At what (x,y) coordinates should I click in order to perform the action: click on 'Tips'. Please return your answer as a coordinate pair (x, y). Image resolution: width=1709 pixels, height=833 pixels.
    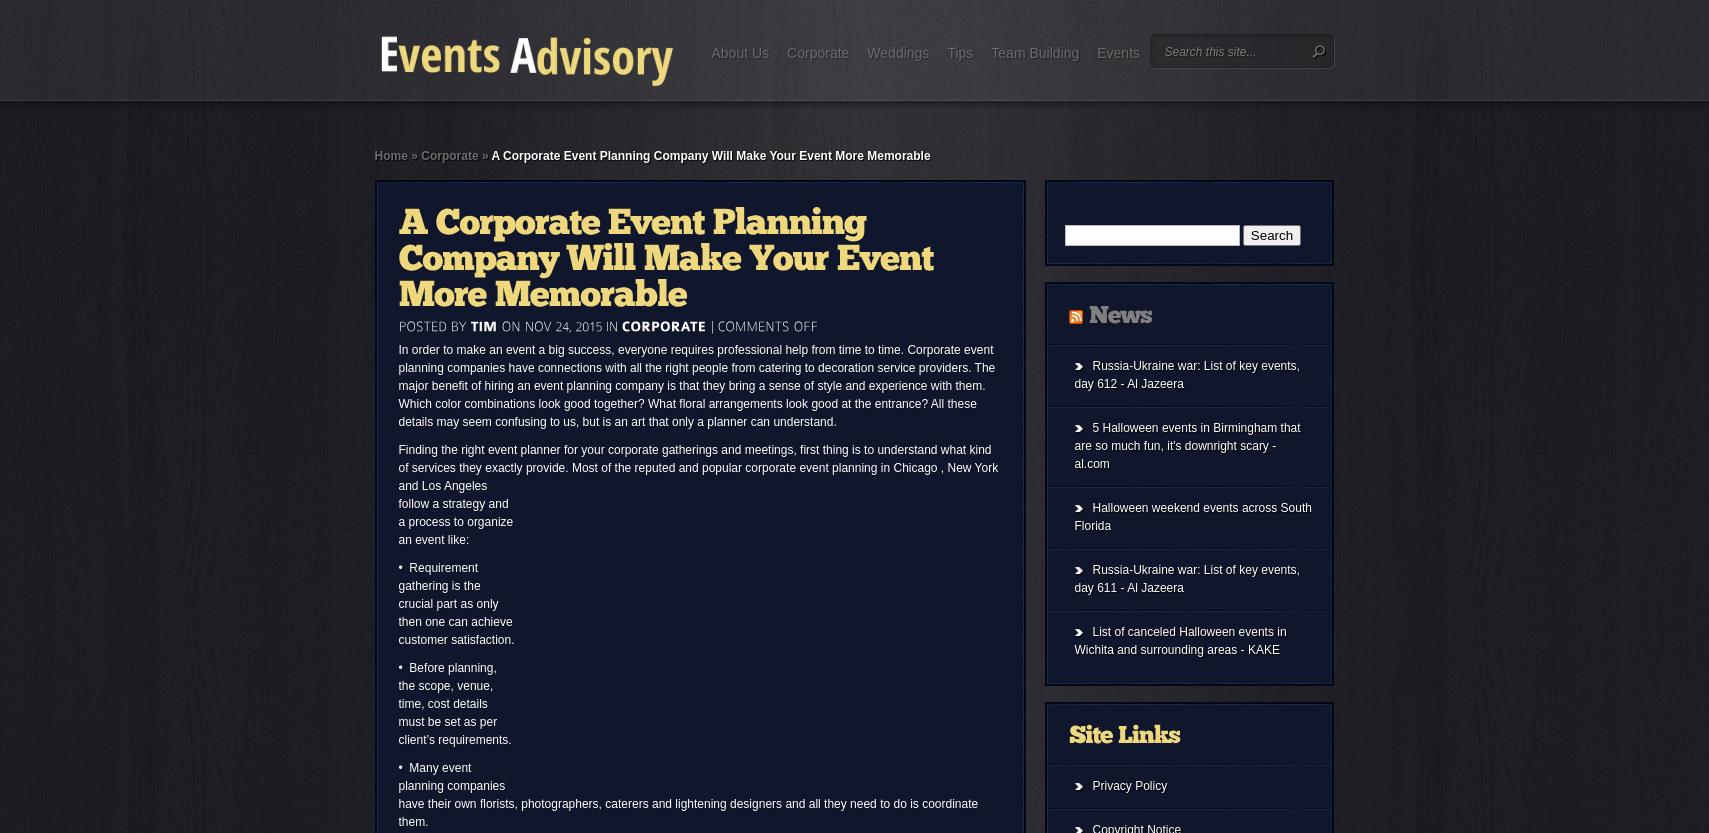
    Looking at the image, I should click on (959, 52).